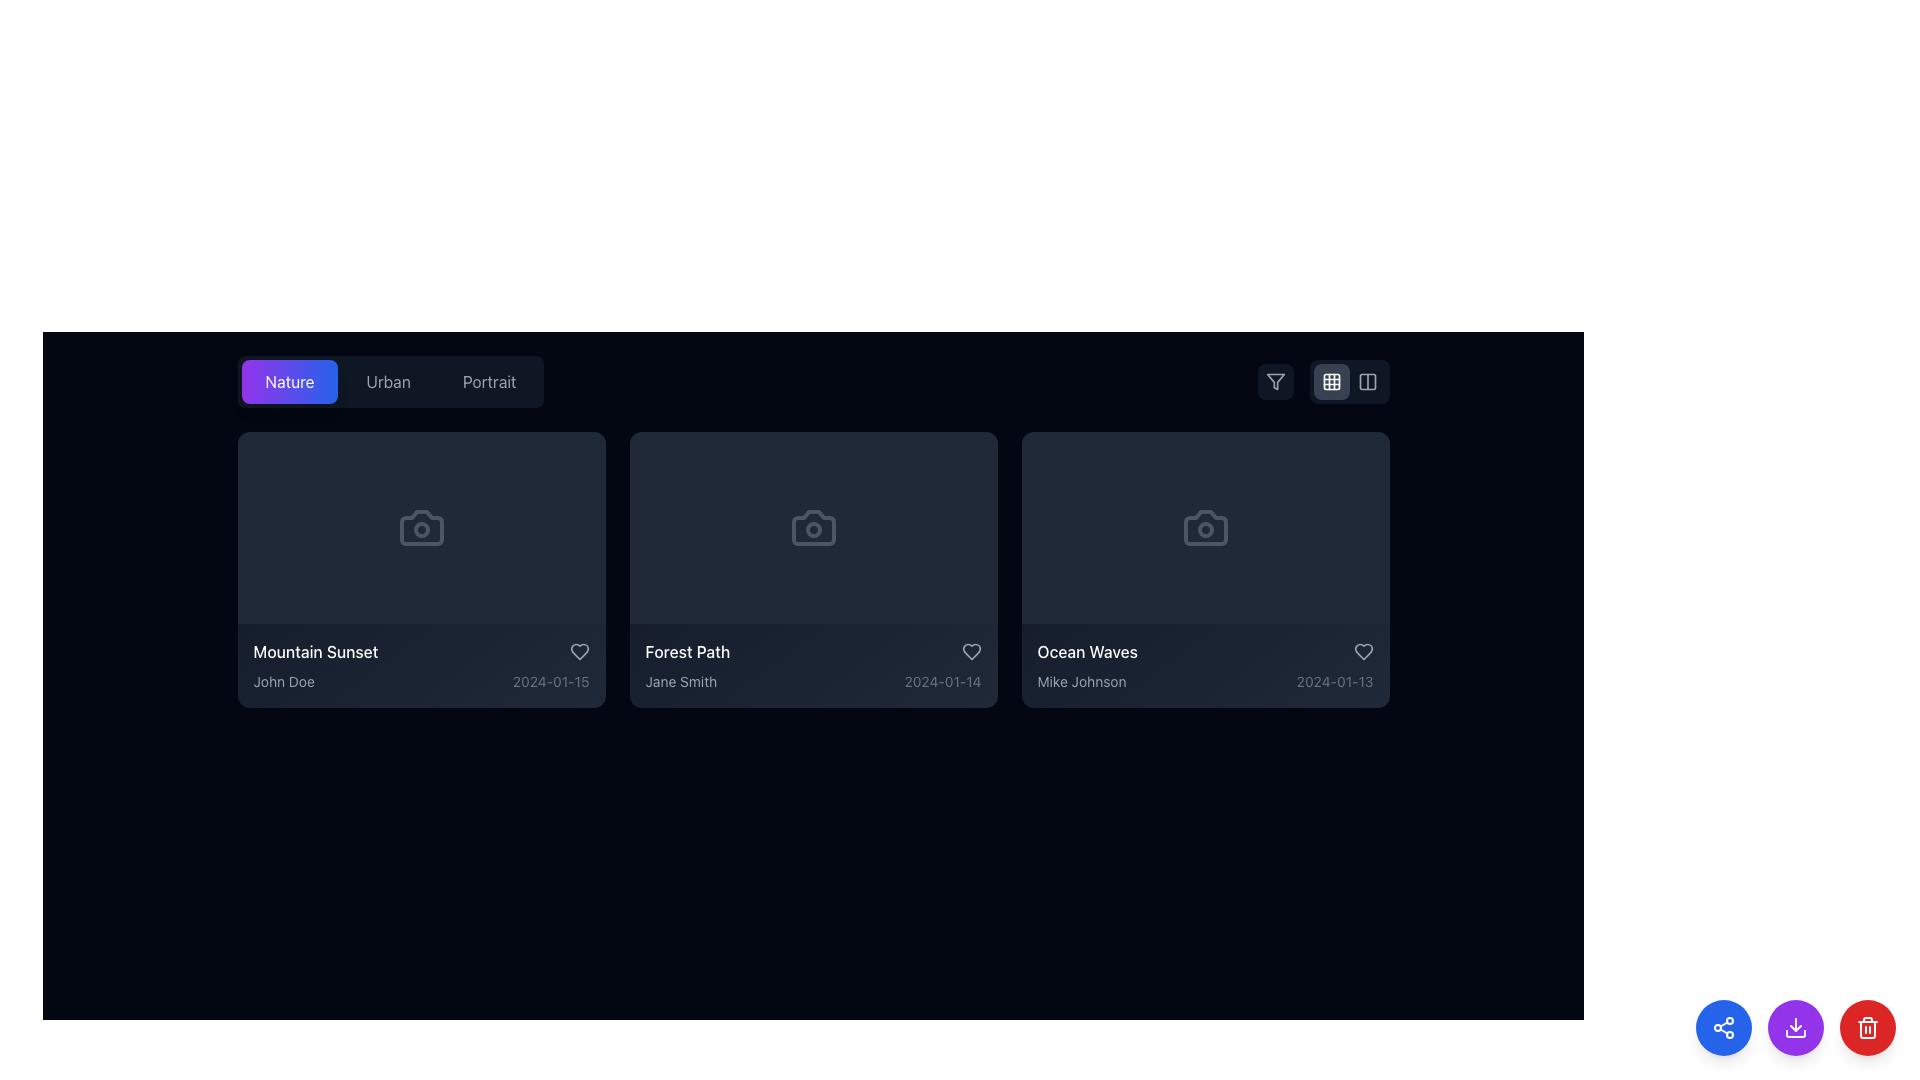 The height and width of the screenshot is (1080, 1920). Describe the element at coordinates (1795, 1028) in the screenshot. I see `the circular purple download button with a downward-pointing arrow icon to initiate a download` at that location.